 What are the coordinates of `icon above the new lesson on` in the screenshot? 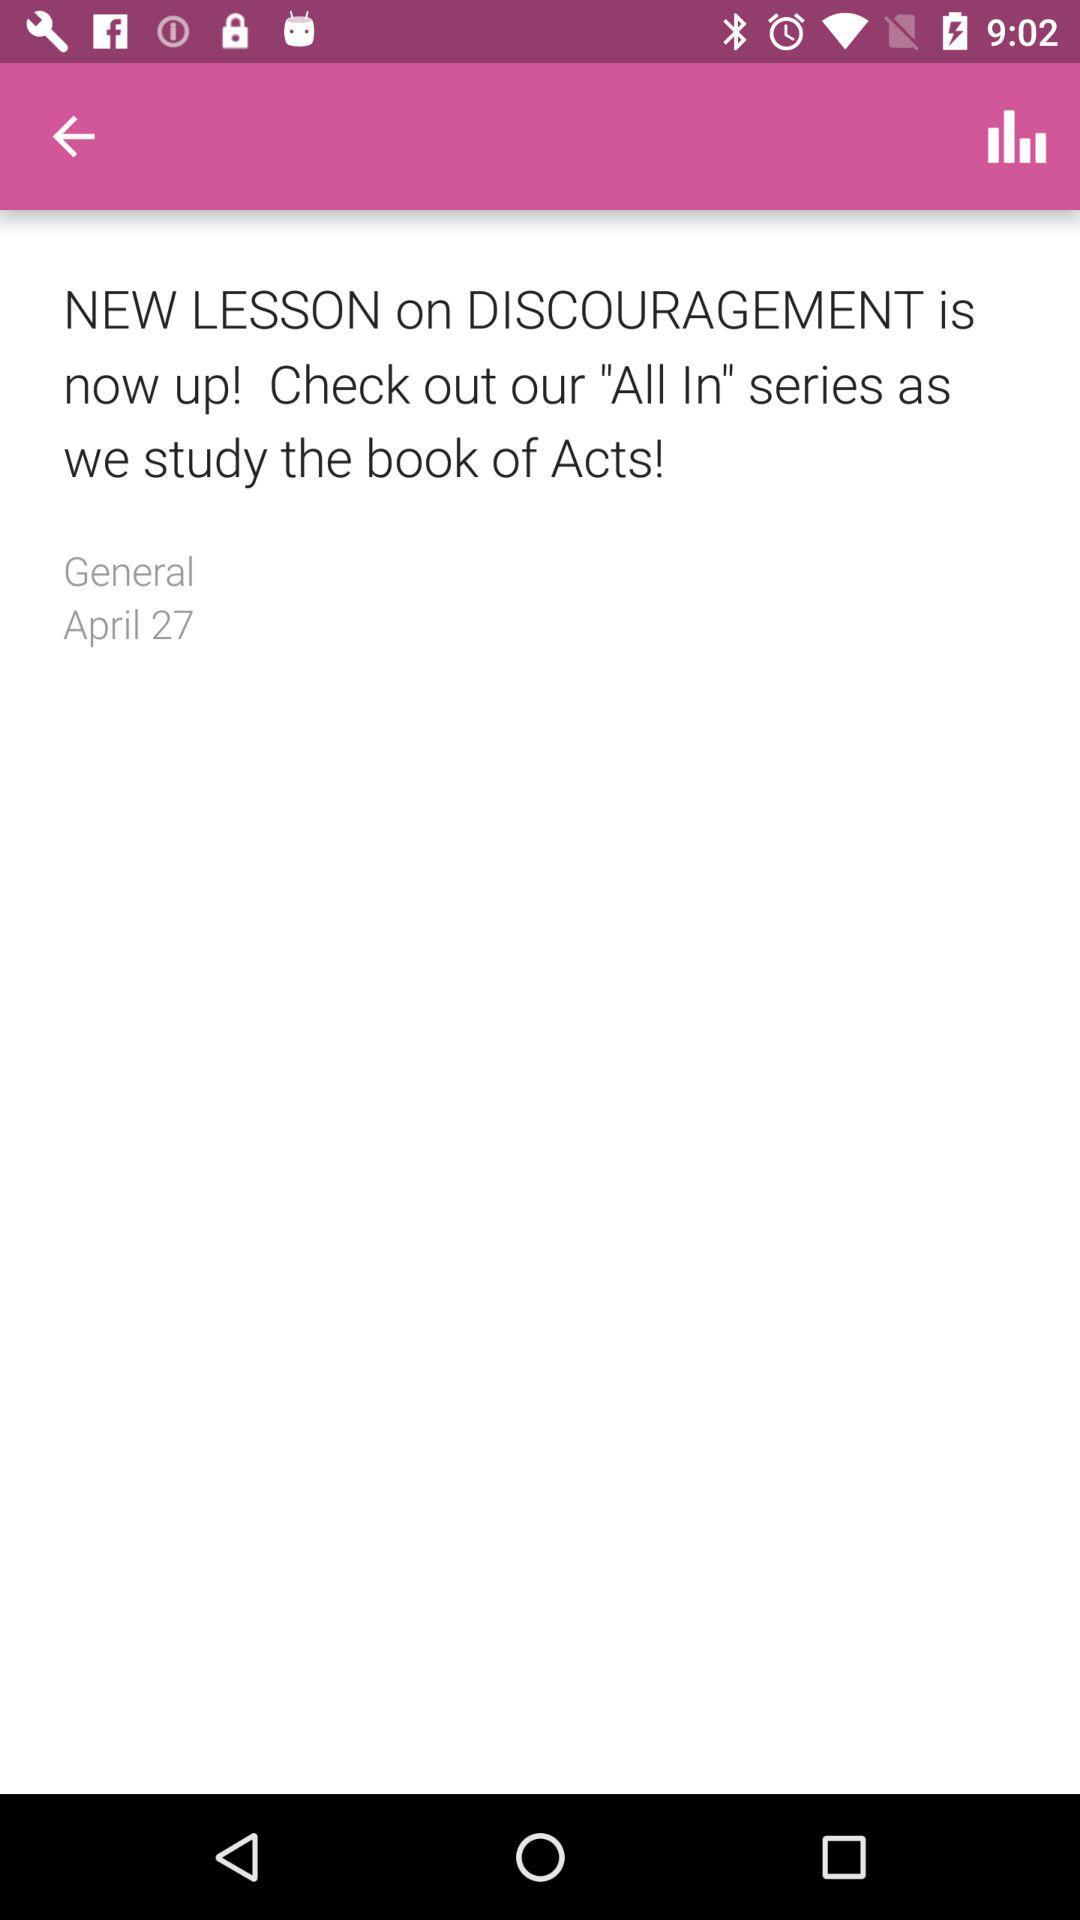 It's located at (1017, 135).